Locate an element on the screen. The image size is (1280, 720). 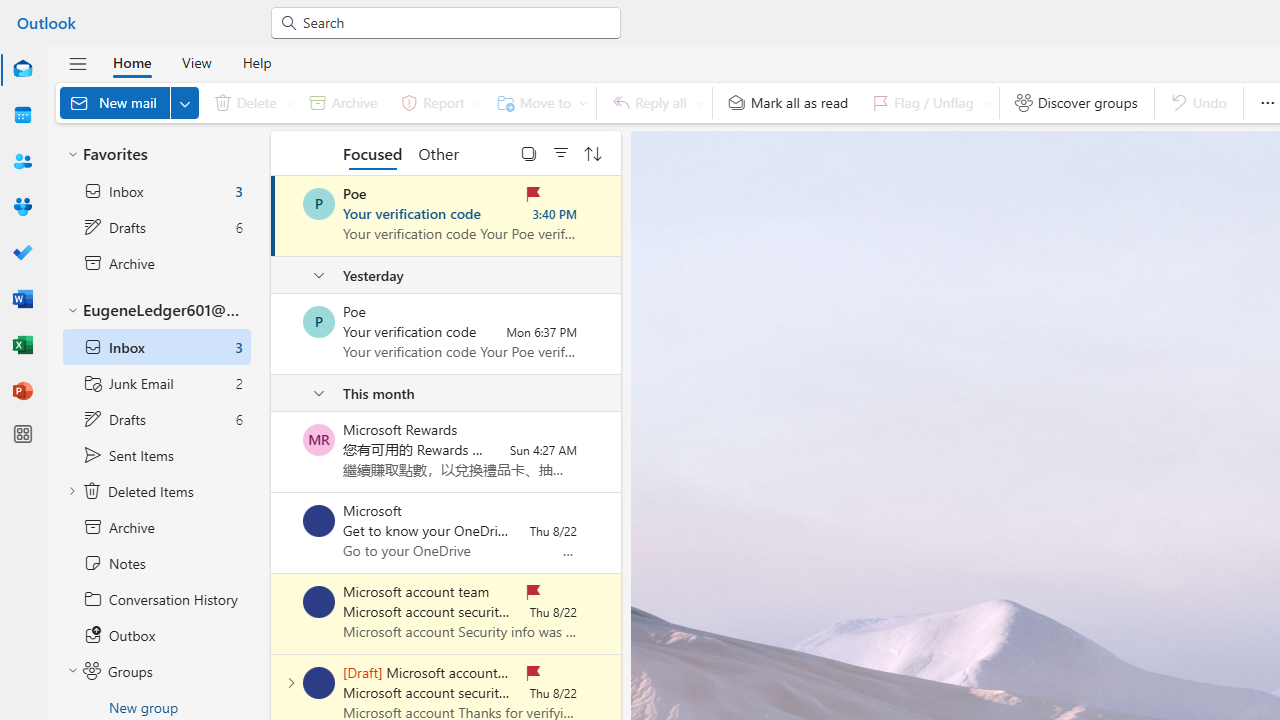
'Expand to see delete options' is located at coordinates (288, 102).